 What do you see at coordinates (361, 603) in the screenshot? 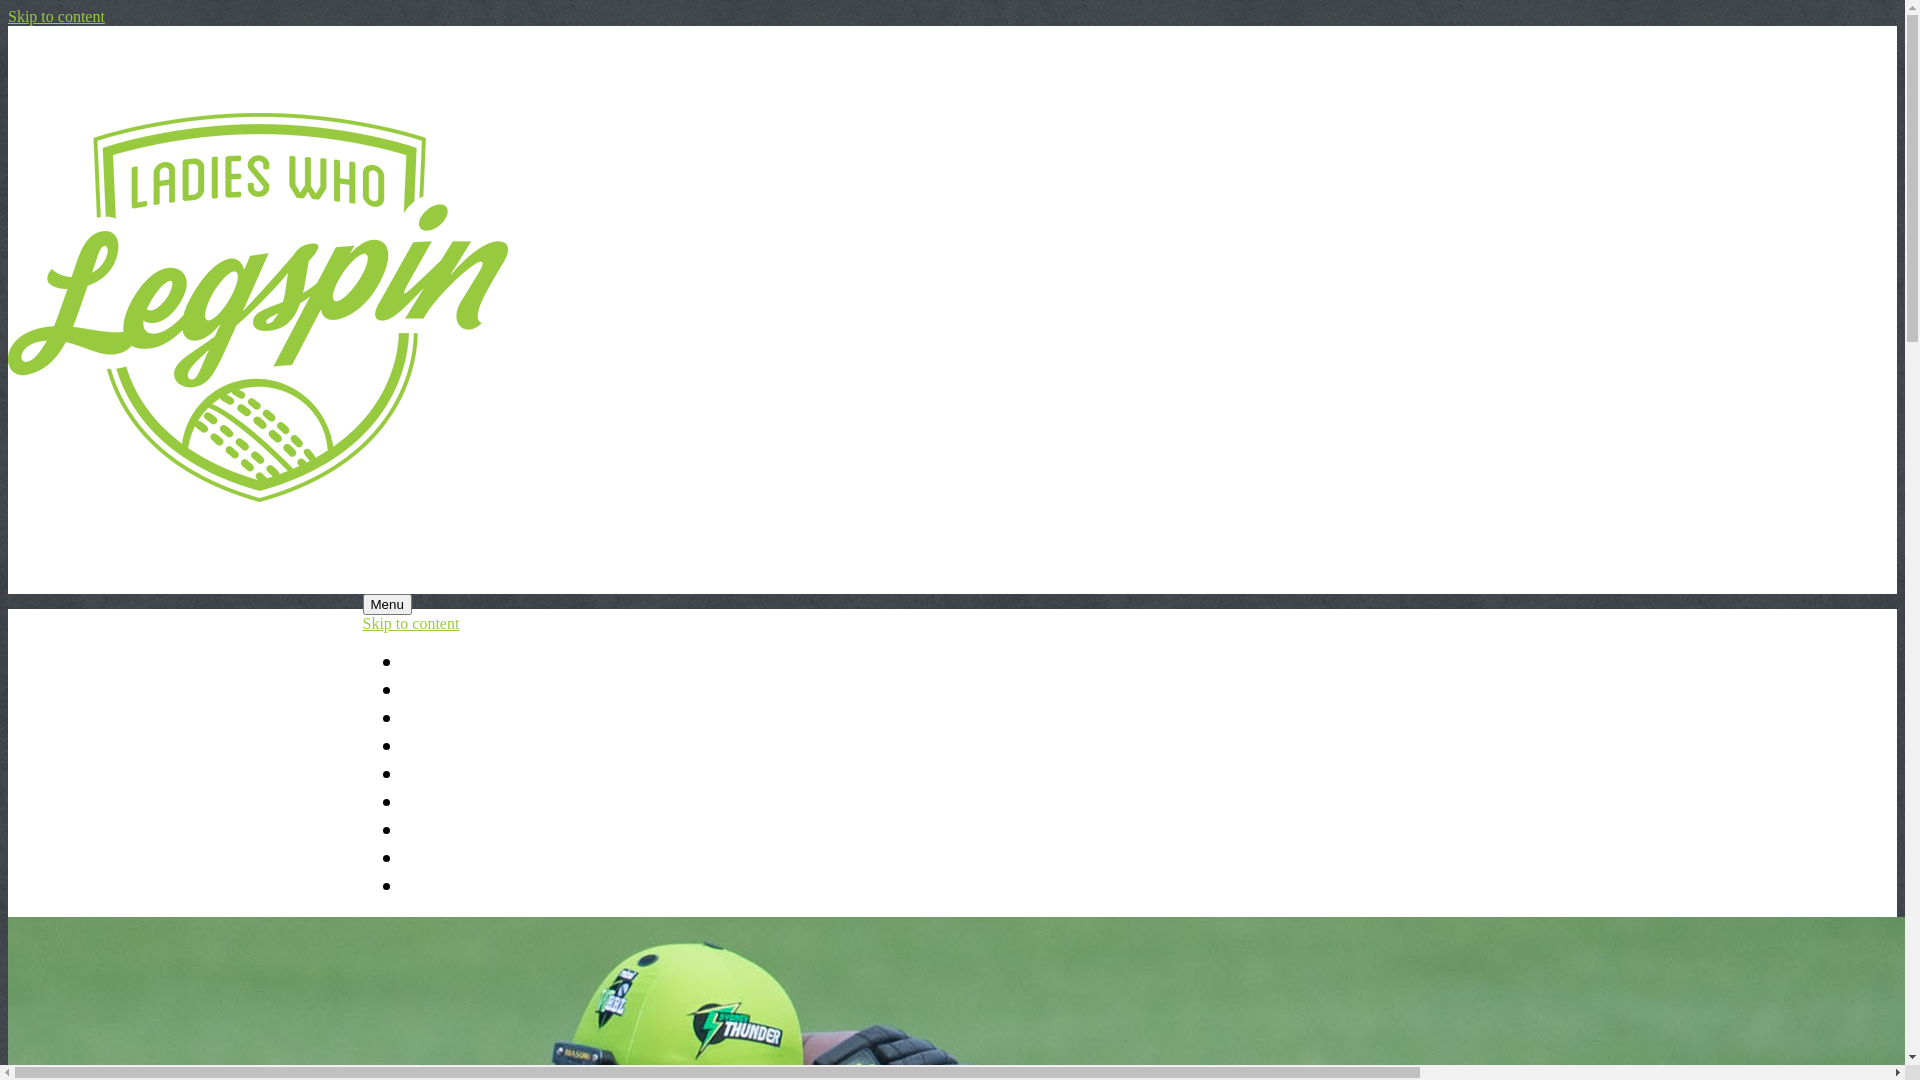
I see `'Menu'` at bounding box center [361, 603].